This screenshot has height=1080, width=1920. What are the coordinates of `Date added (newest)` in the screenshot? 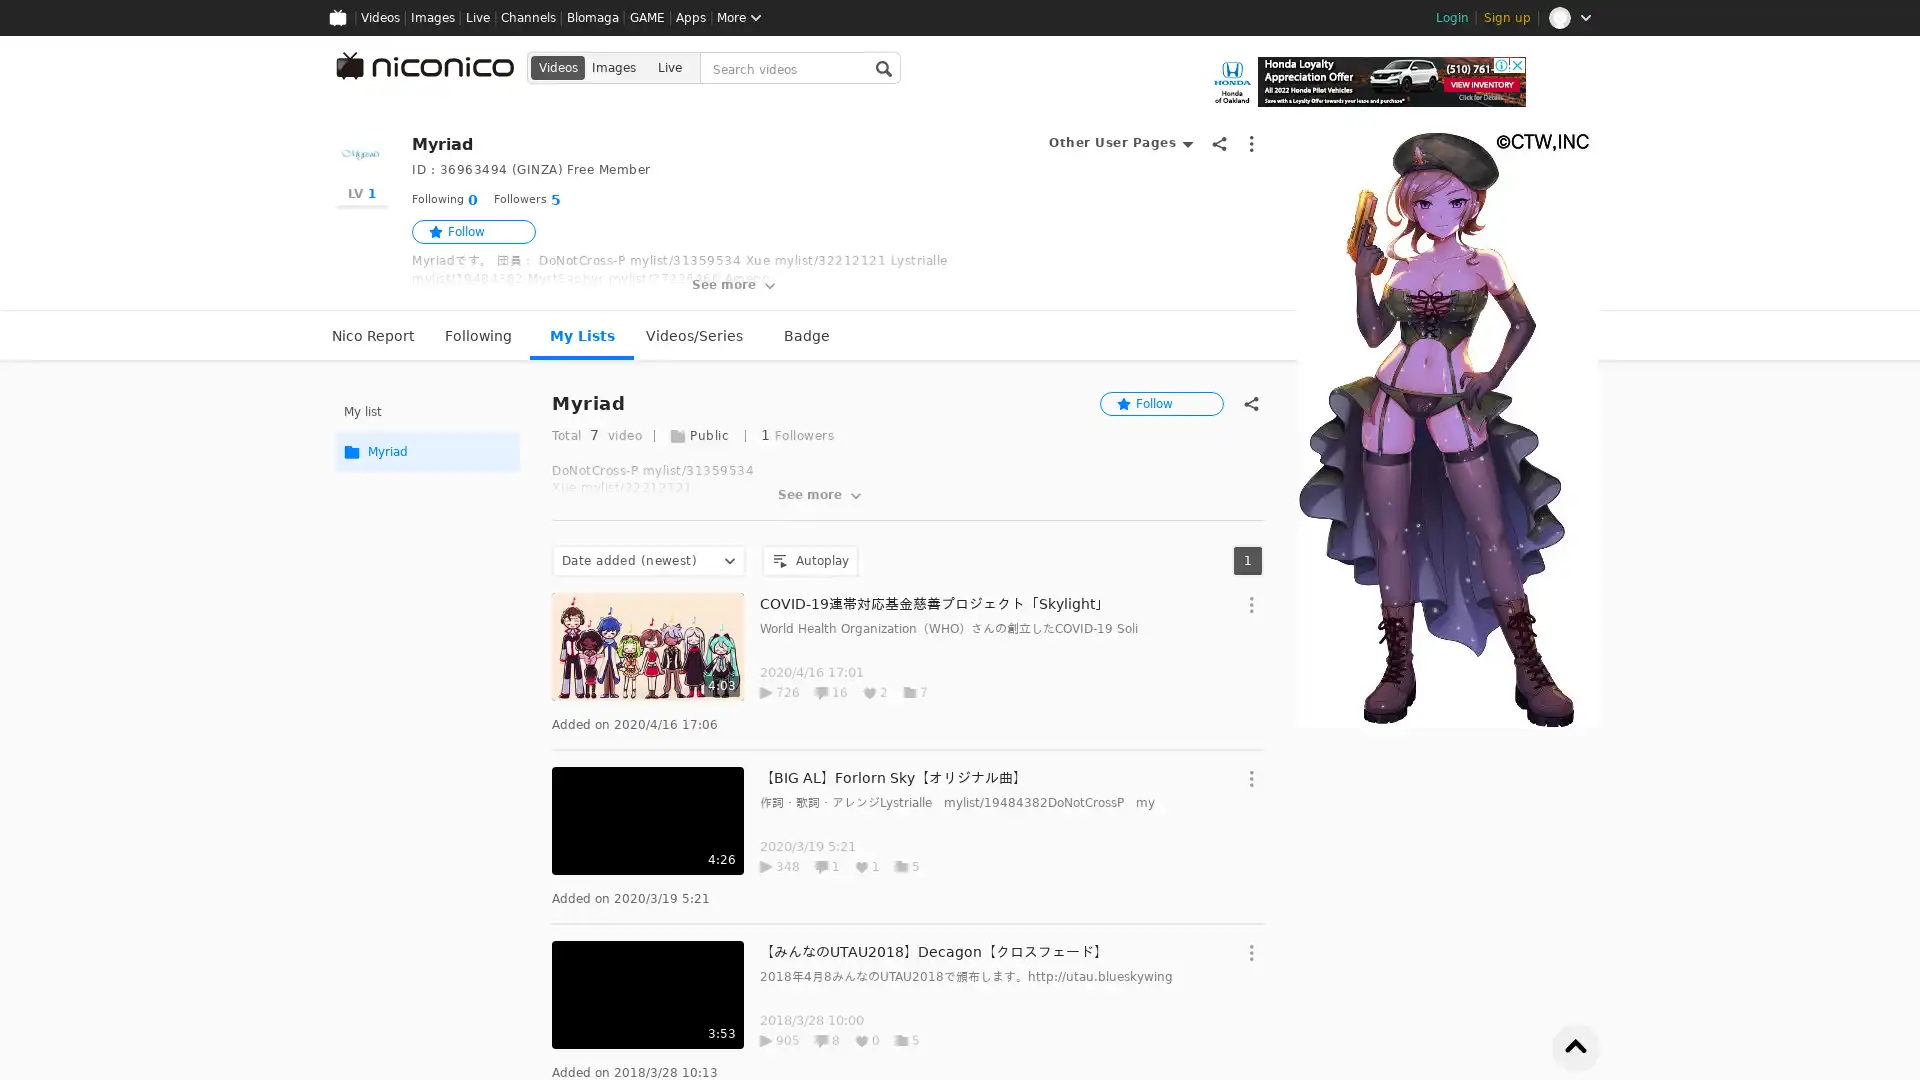 It's located at (648, 560).